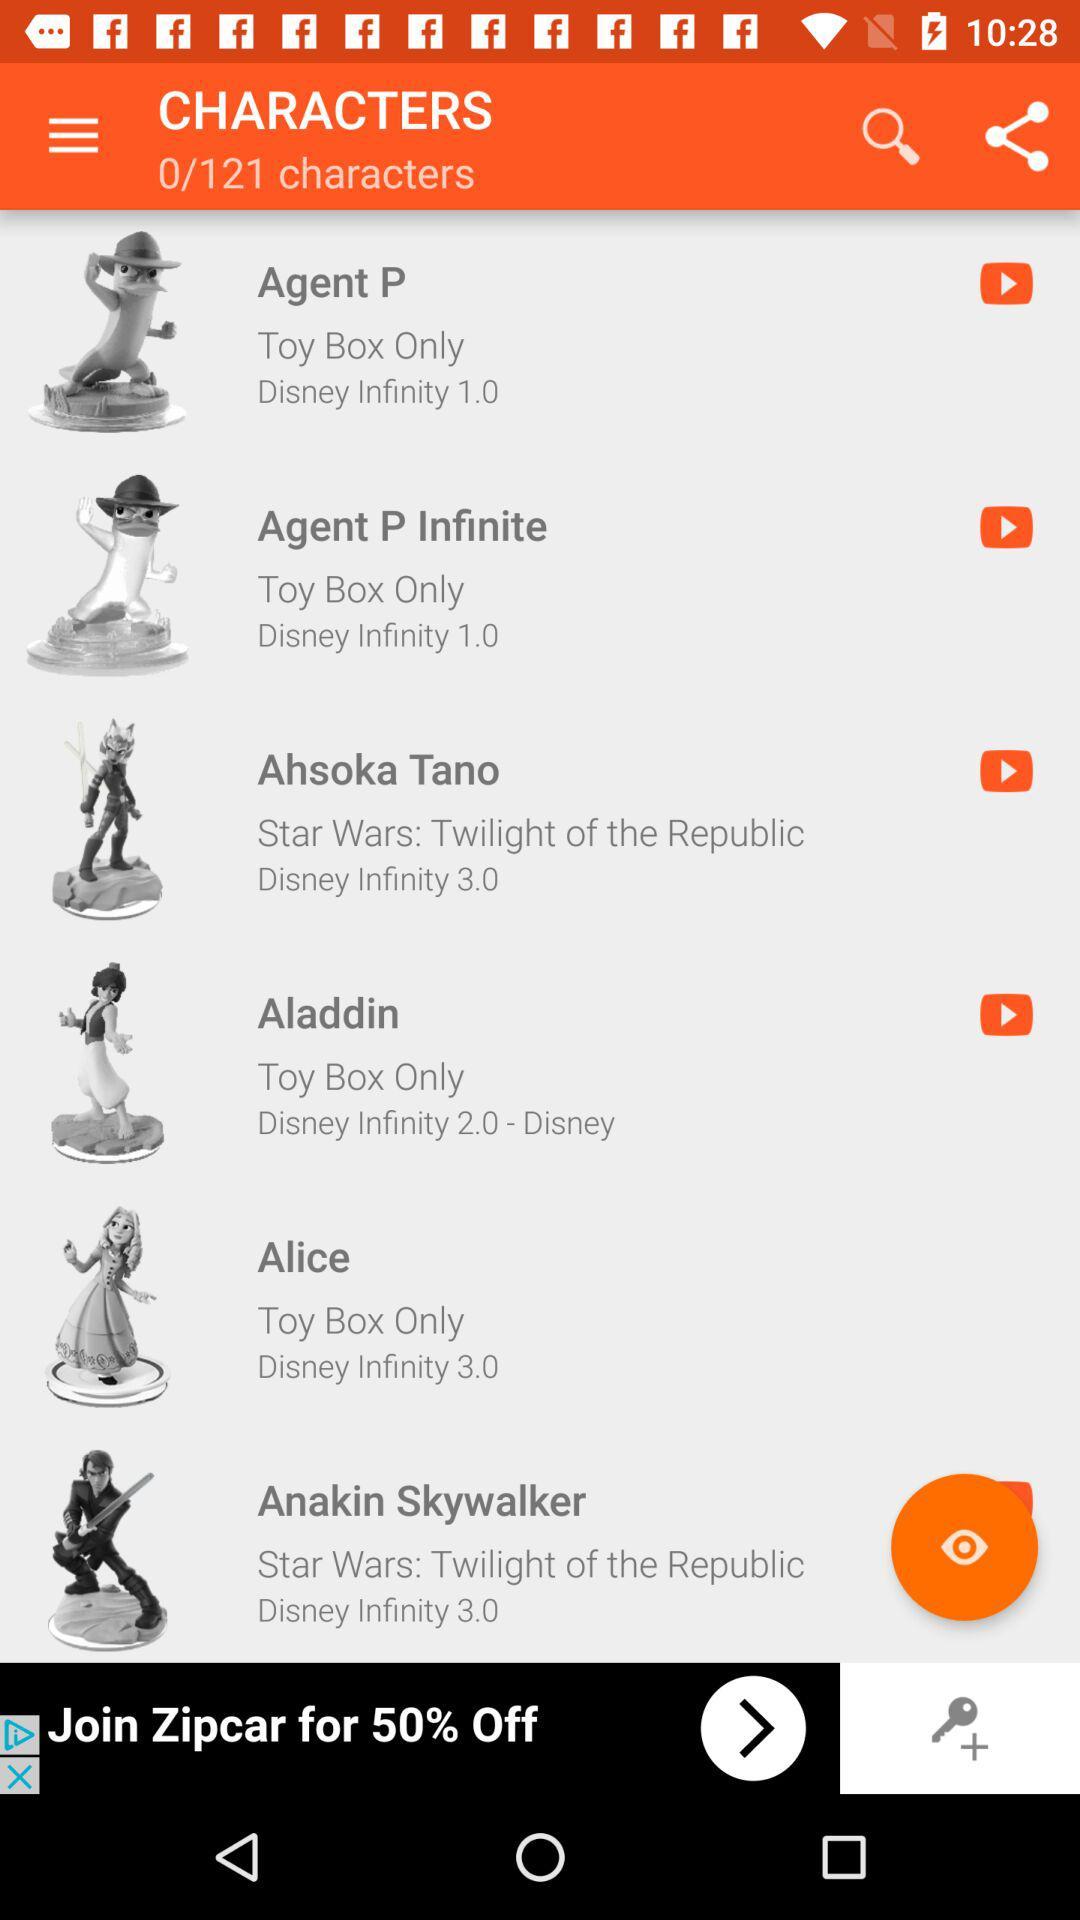  What do you see at coordinates (107, 574) in the screenshot?
I see `character` at bounding box center [107, 574].